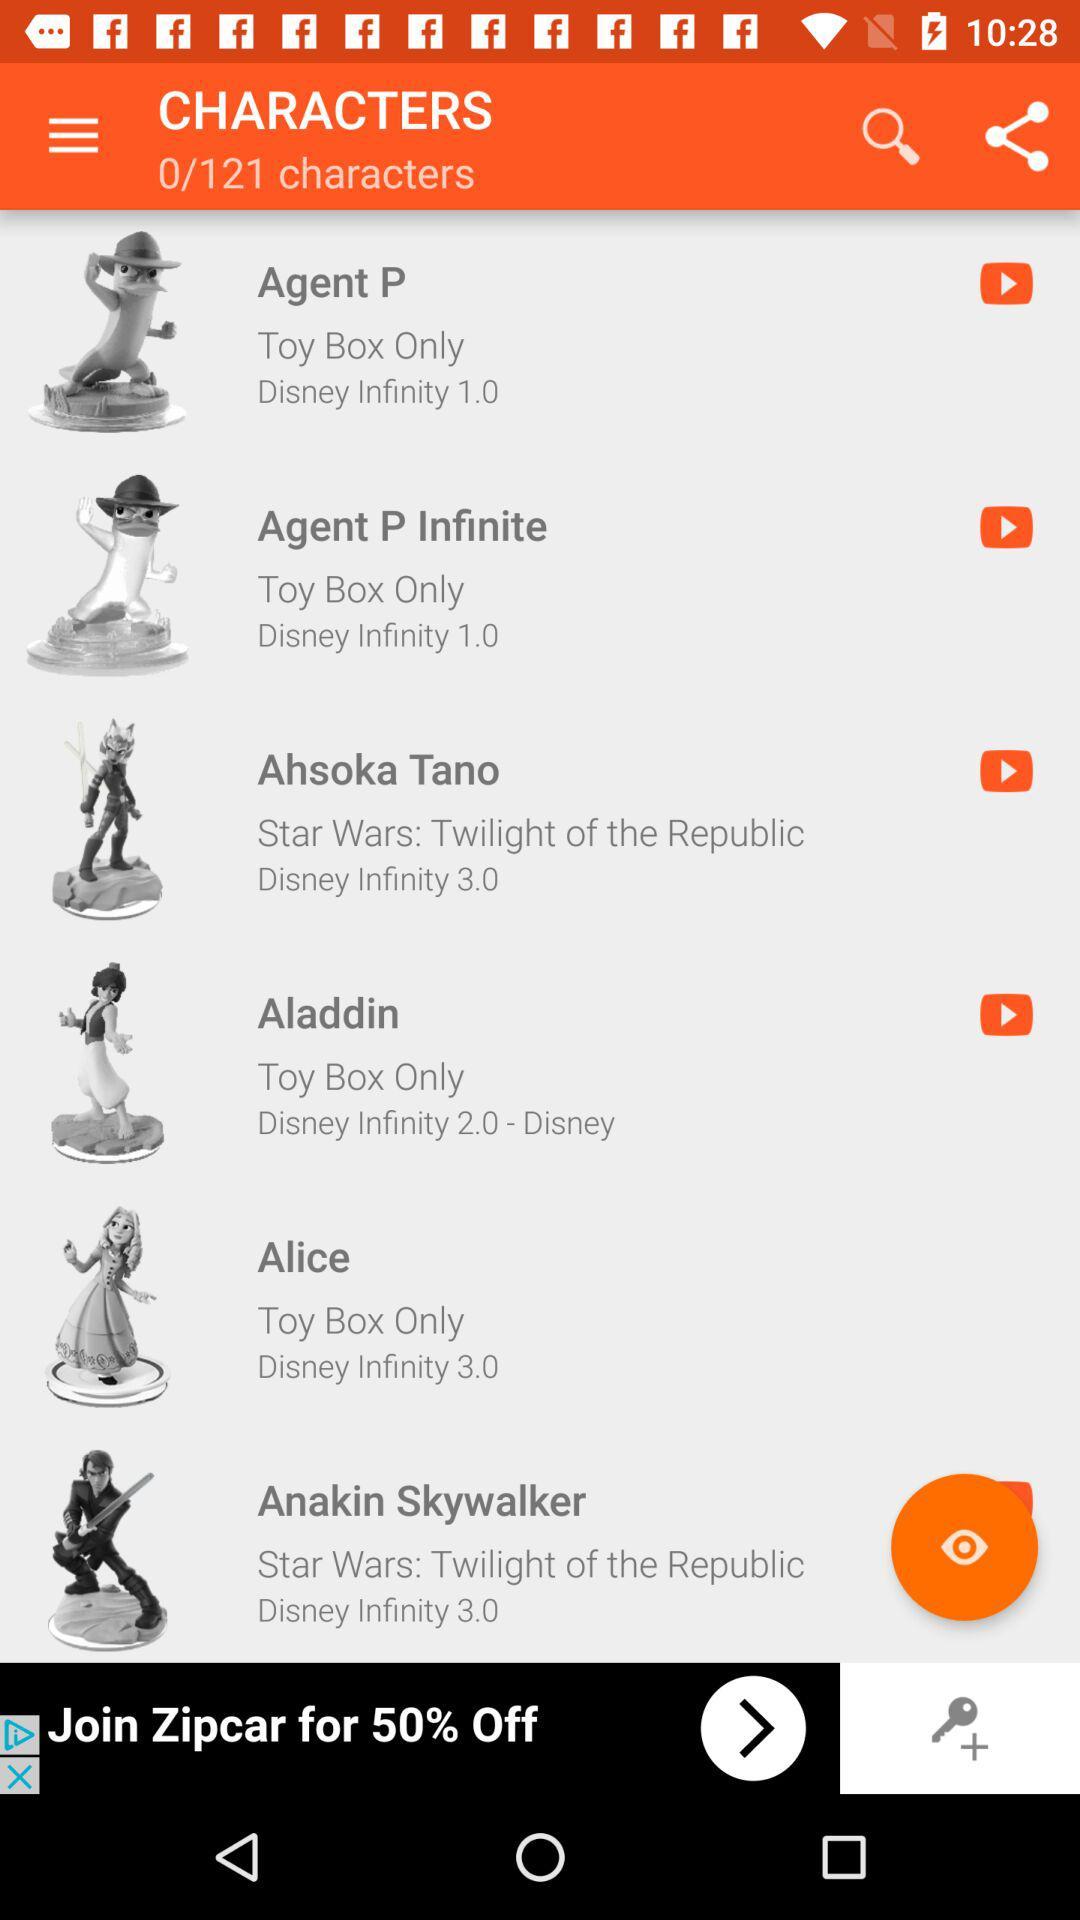  What do you see at coordinates (107, 574) in the screenshot?
I see `character` at bounding box center [107, 574].